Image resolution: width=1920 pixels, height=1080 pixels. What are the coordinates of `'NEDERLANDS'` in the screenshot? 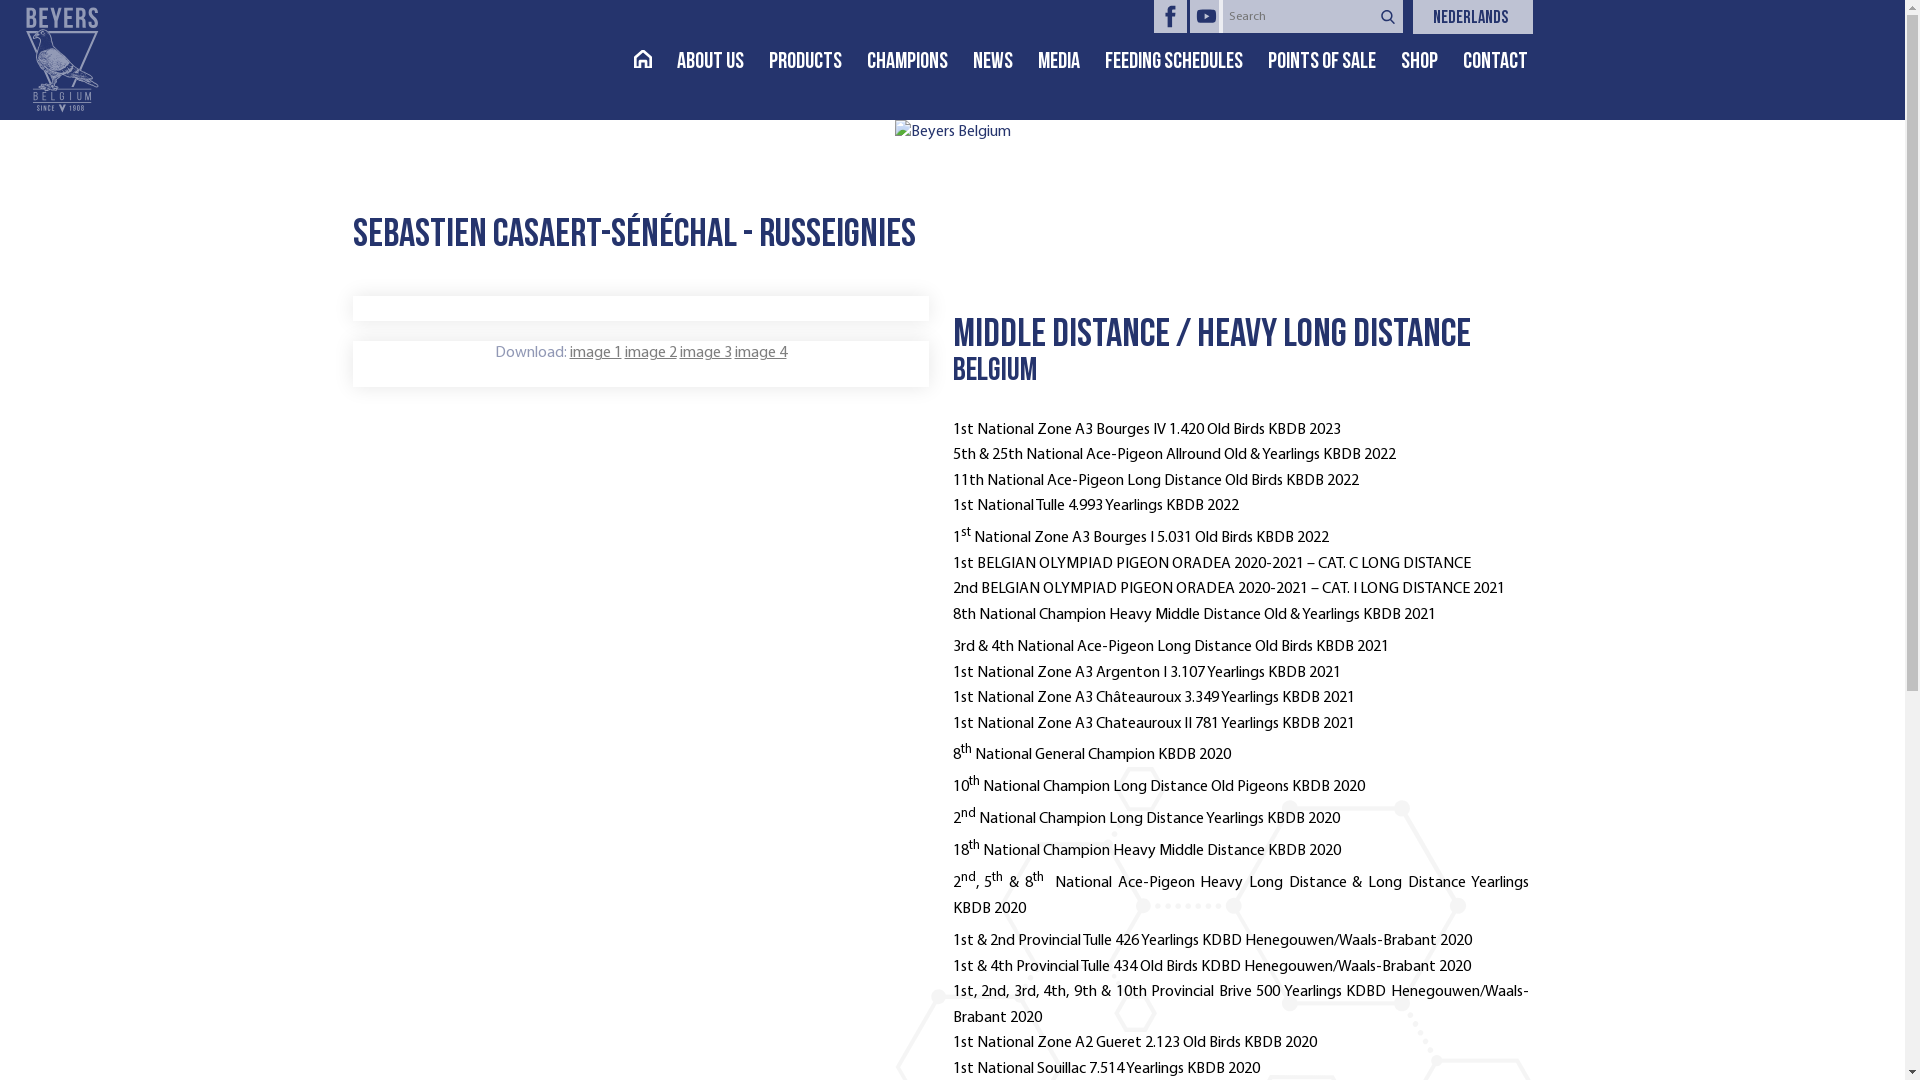 It's located at (1482, 19).